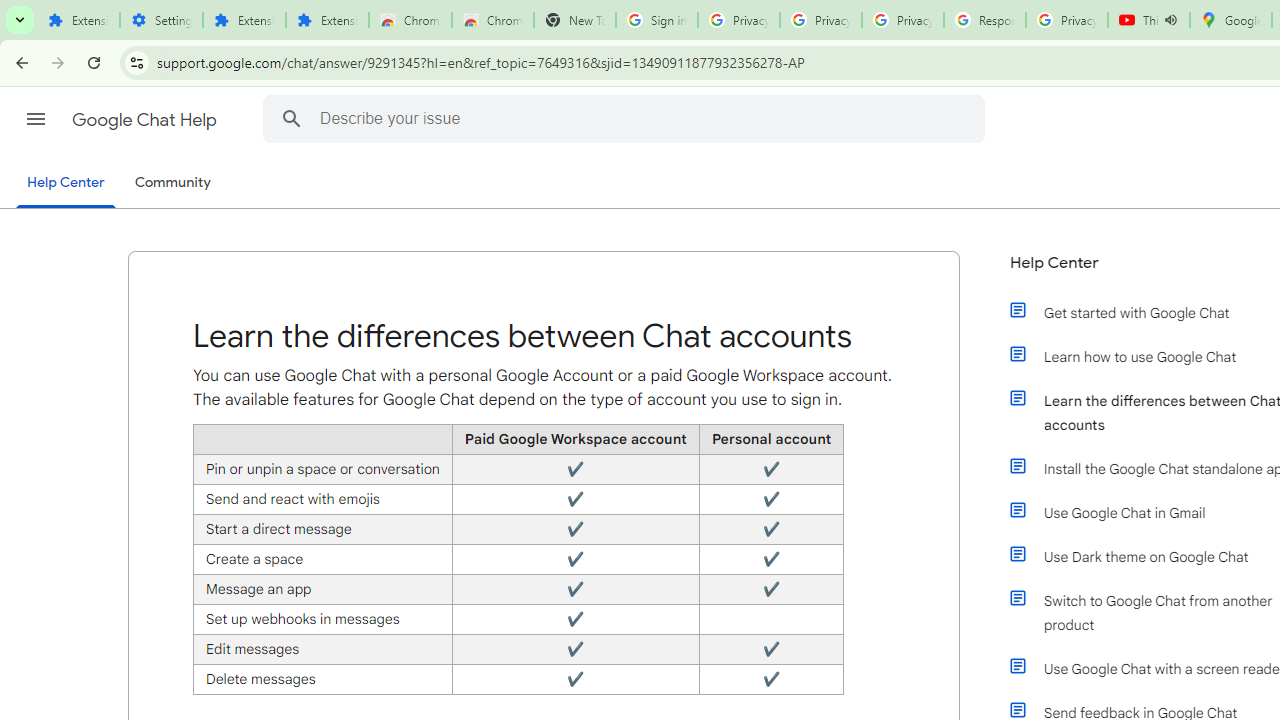 Image resolution: width=1280 pixels, height=720 pixels. What do you see at coordinates (327, 20) in the screenshot?
I see `'Extensions'` at bounding box center [327, 20].